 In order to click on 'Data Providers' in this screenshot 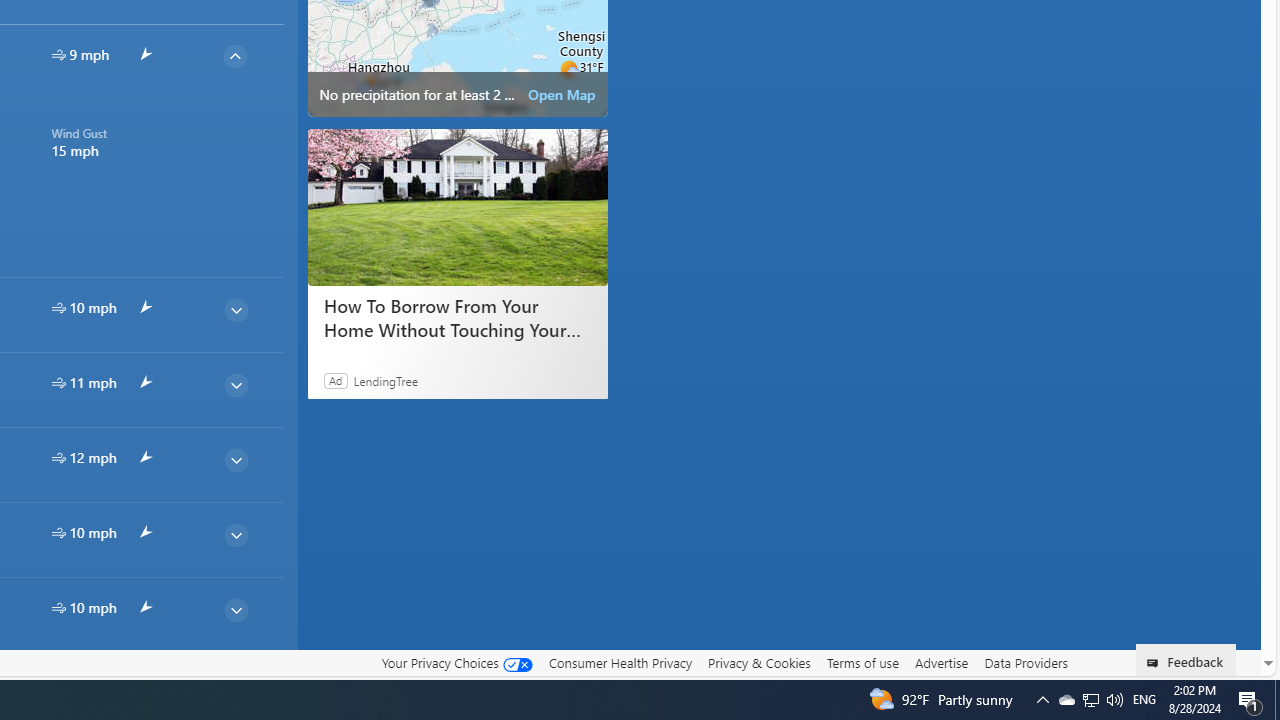, I will do `click(1025, 663)`.